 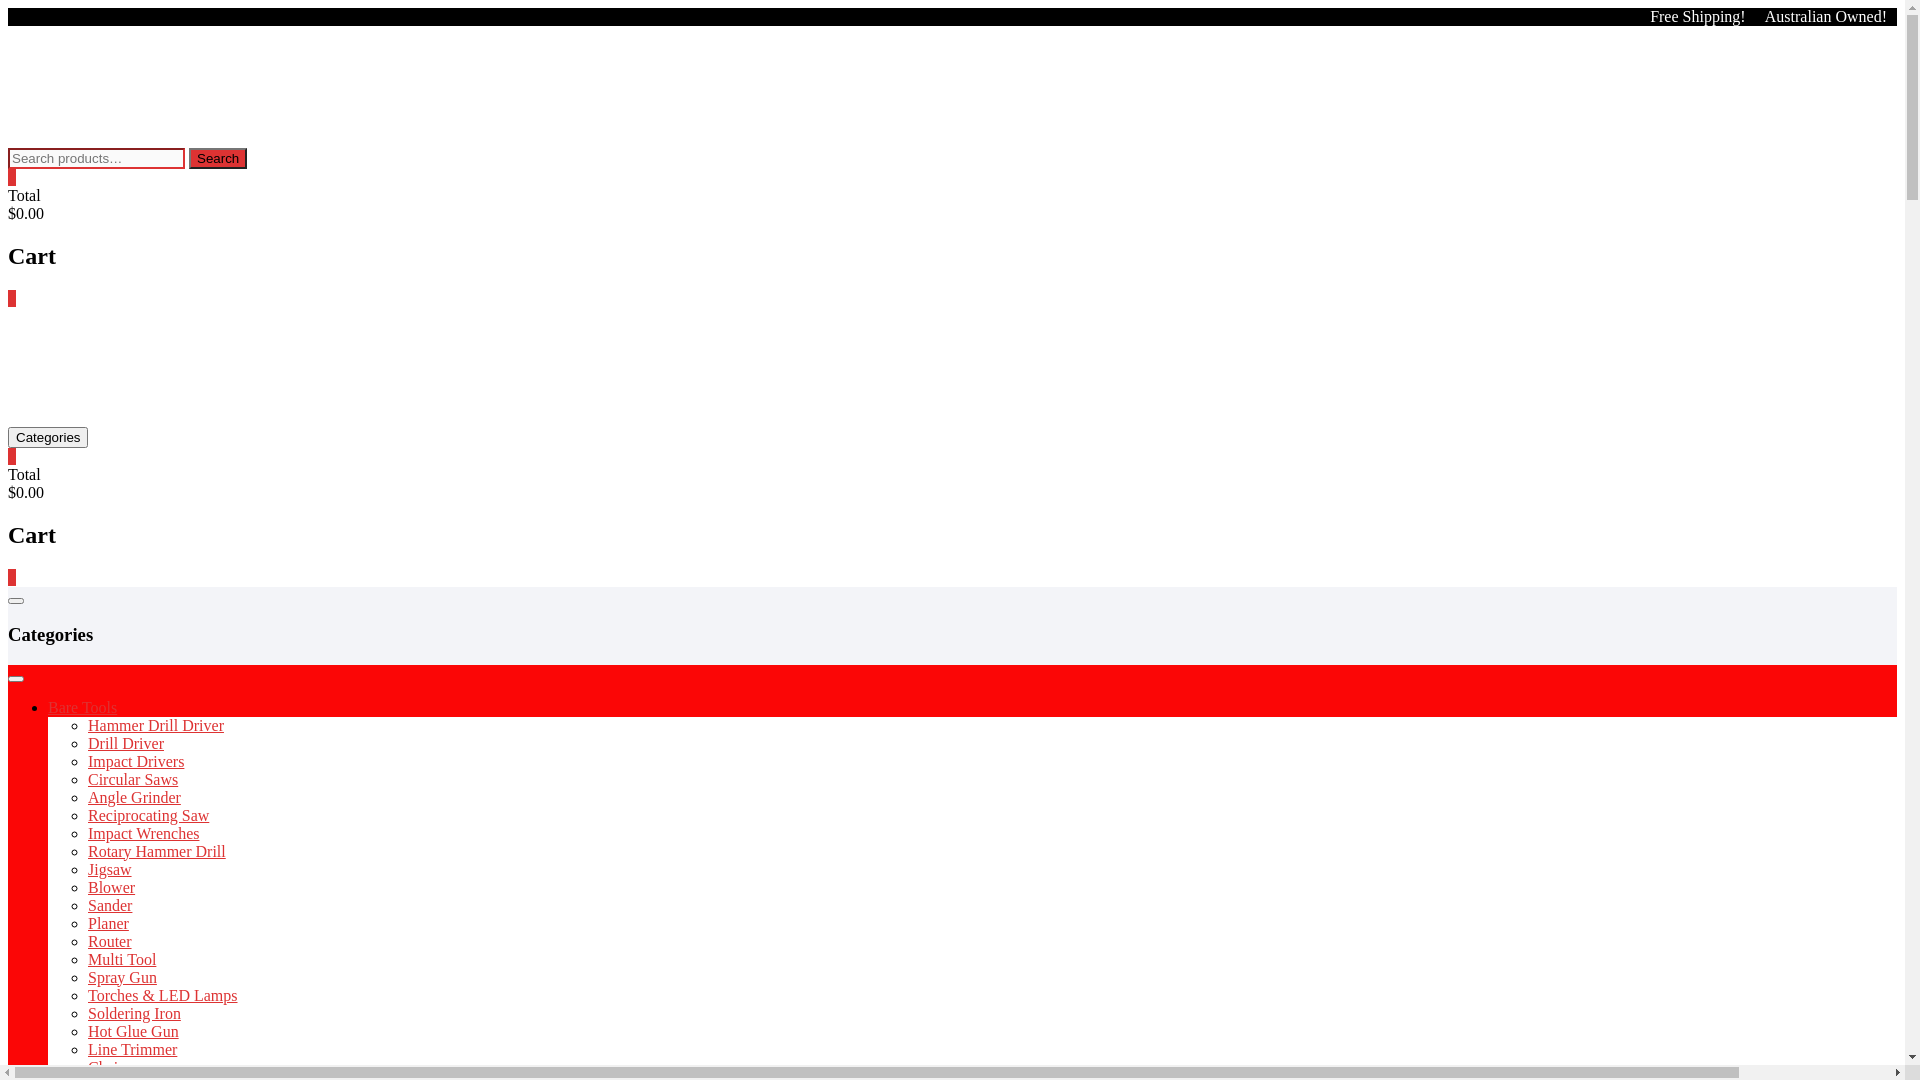 I want to click on 'Line Trimmer', so click(x=131, y=1048).